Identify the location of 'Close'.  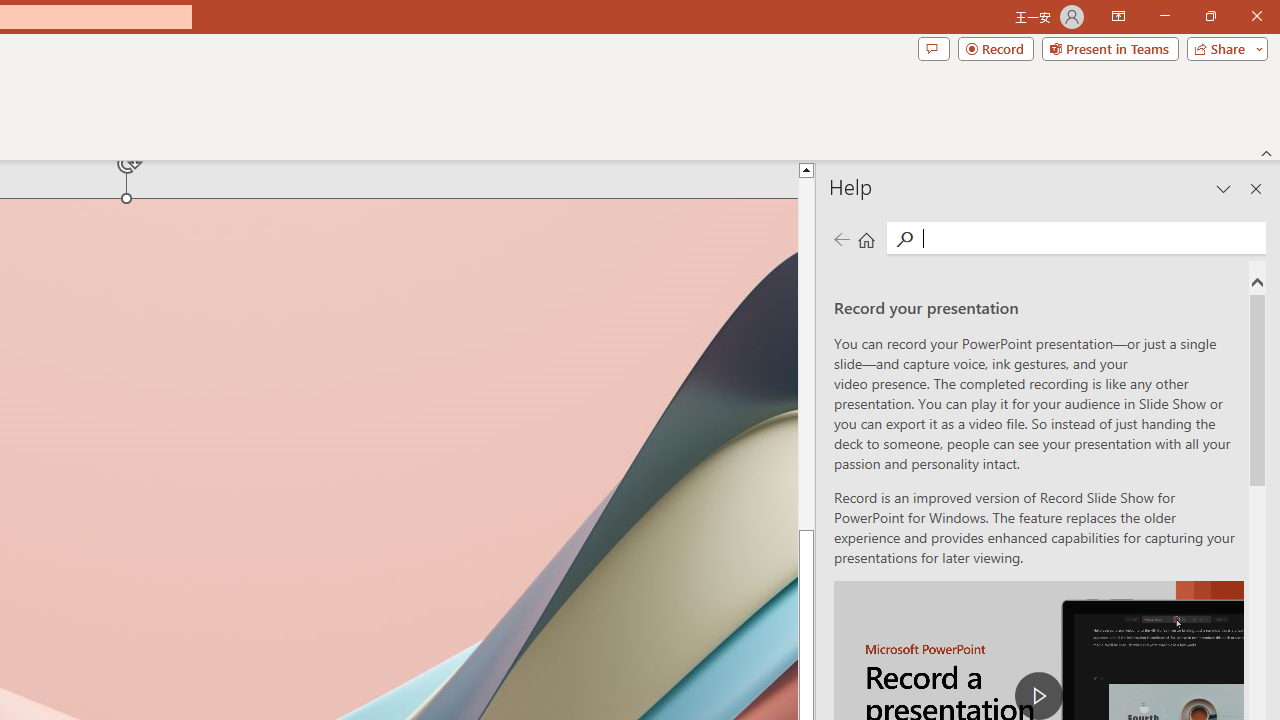
(1255, 16).